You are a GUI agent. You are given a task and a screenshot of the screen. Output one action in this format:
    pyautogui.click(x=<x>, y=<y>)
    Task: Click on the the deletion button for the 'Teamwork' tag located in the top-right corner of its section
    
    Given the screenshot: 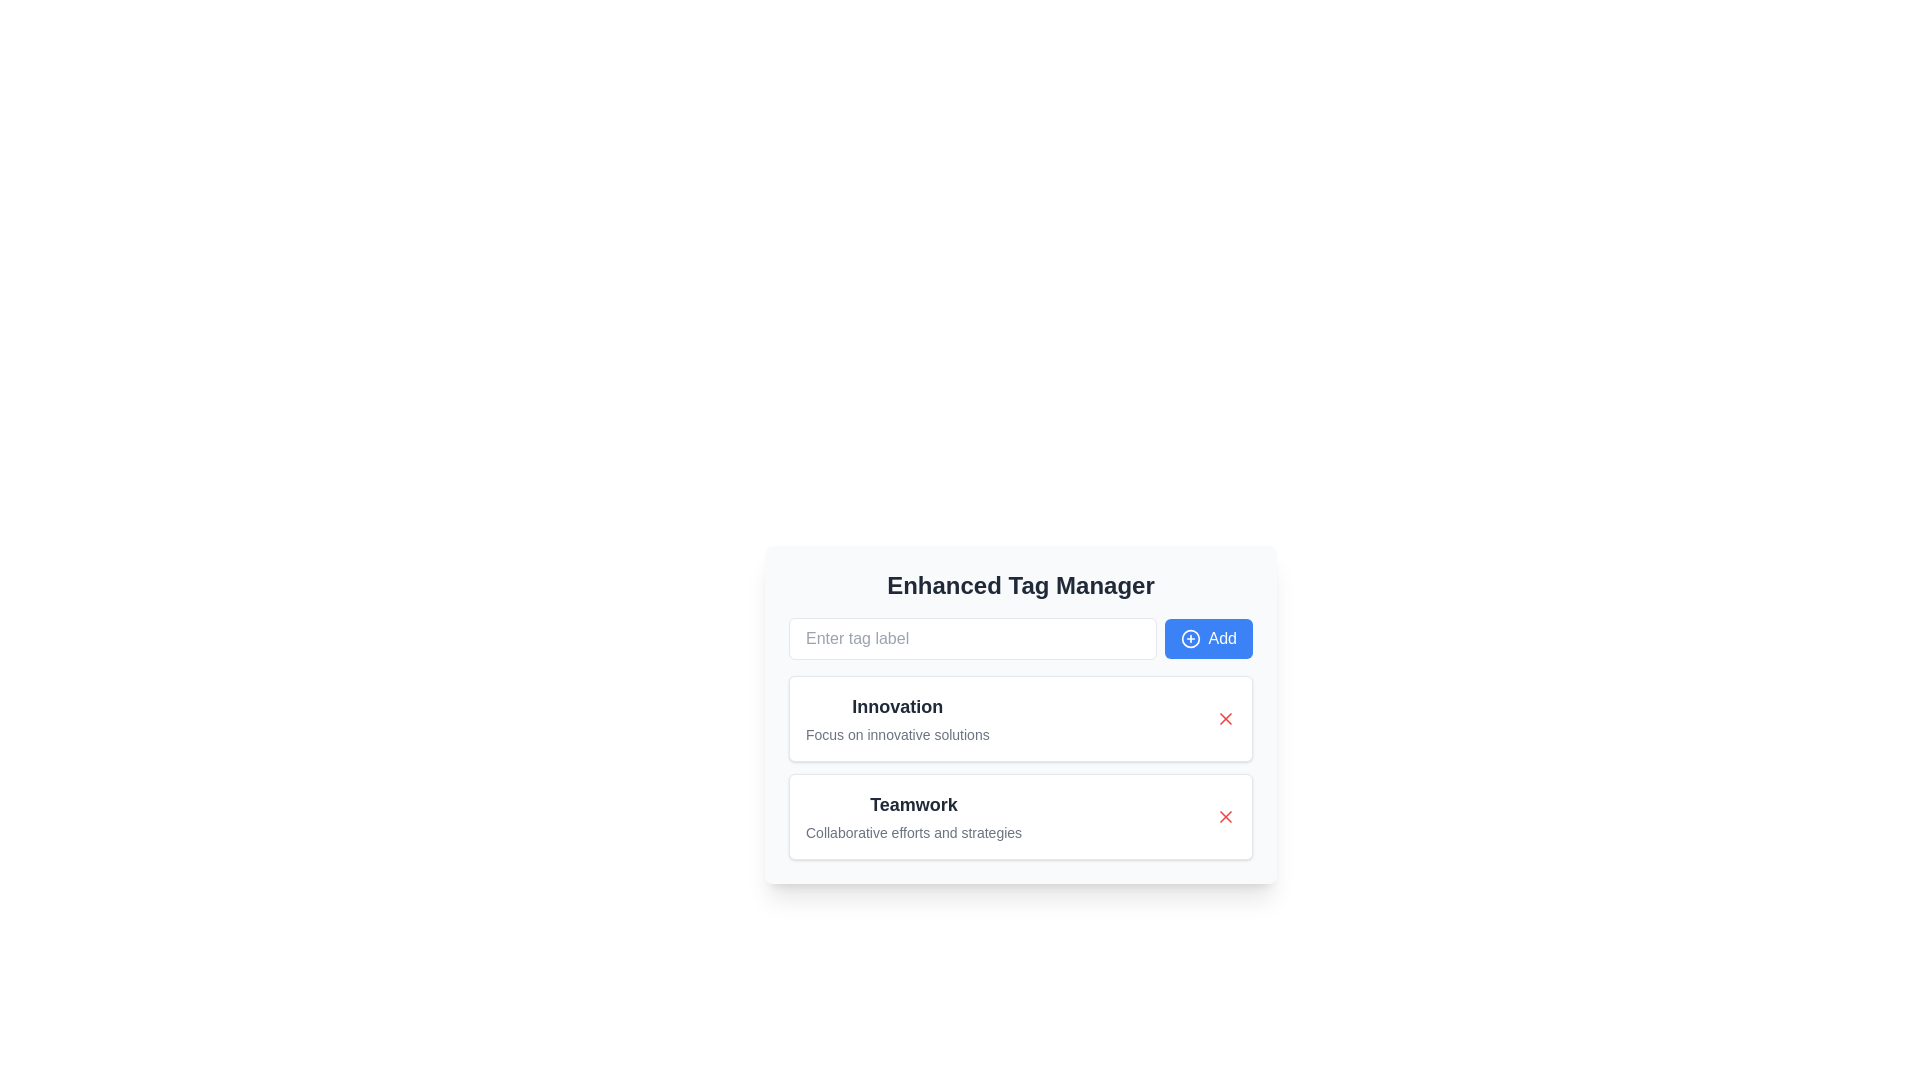 What is the action you would take?
    pyautogui.click(x=1224, y=817)
    